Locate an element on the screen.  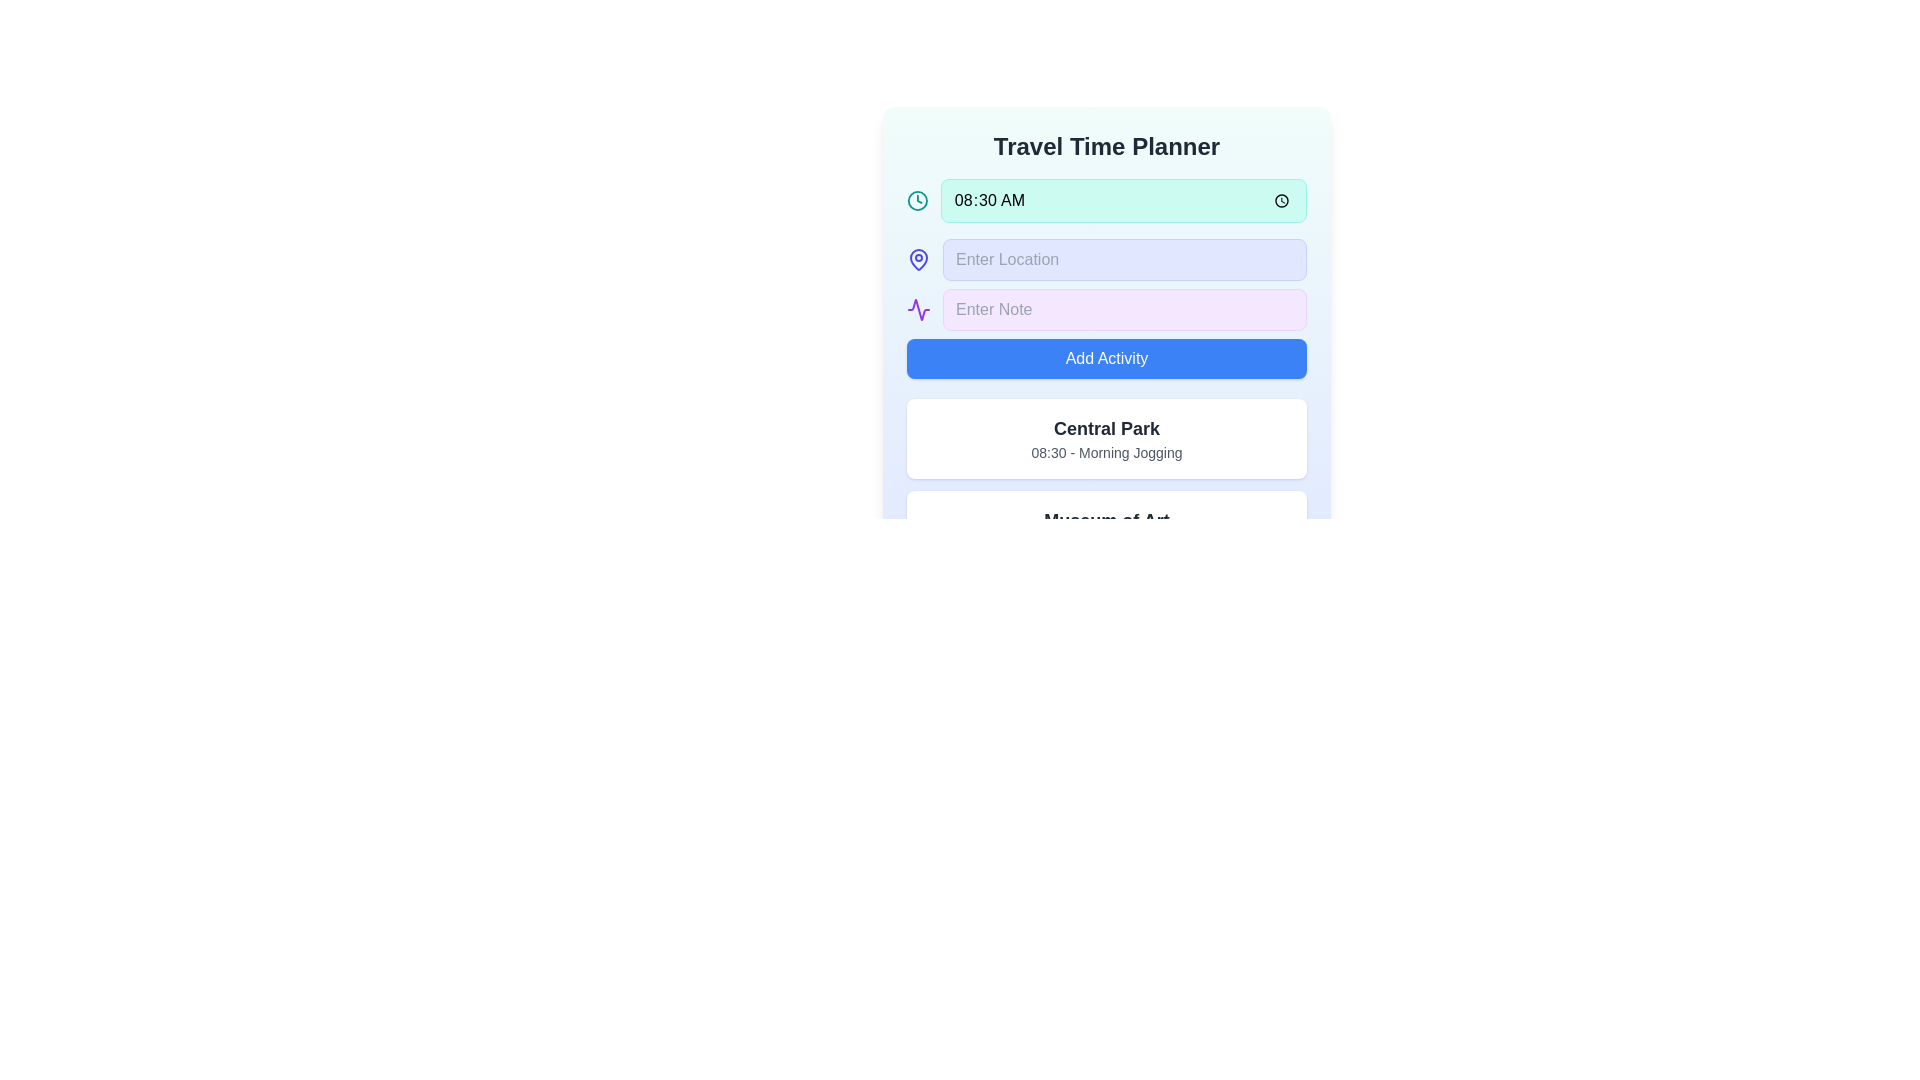
the location pin icon, which has a circular base and pointed bottom, located near the top left section of the interface adjacent to the 'Enter Location' text field is located at coordinates (917, 257).